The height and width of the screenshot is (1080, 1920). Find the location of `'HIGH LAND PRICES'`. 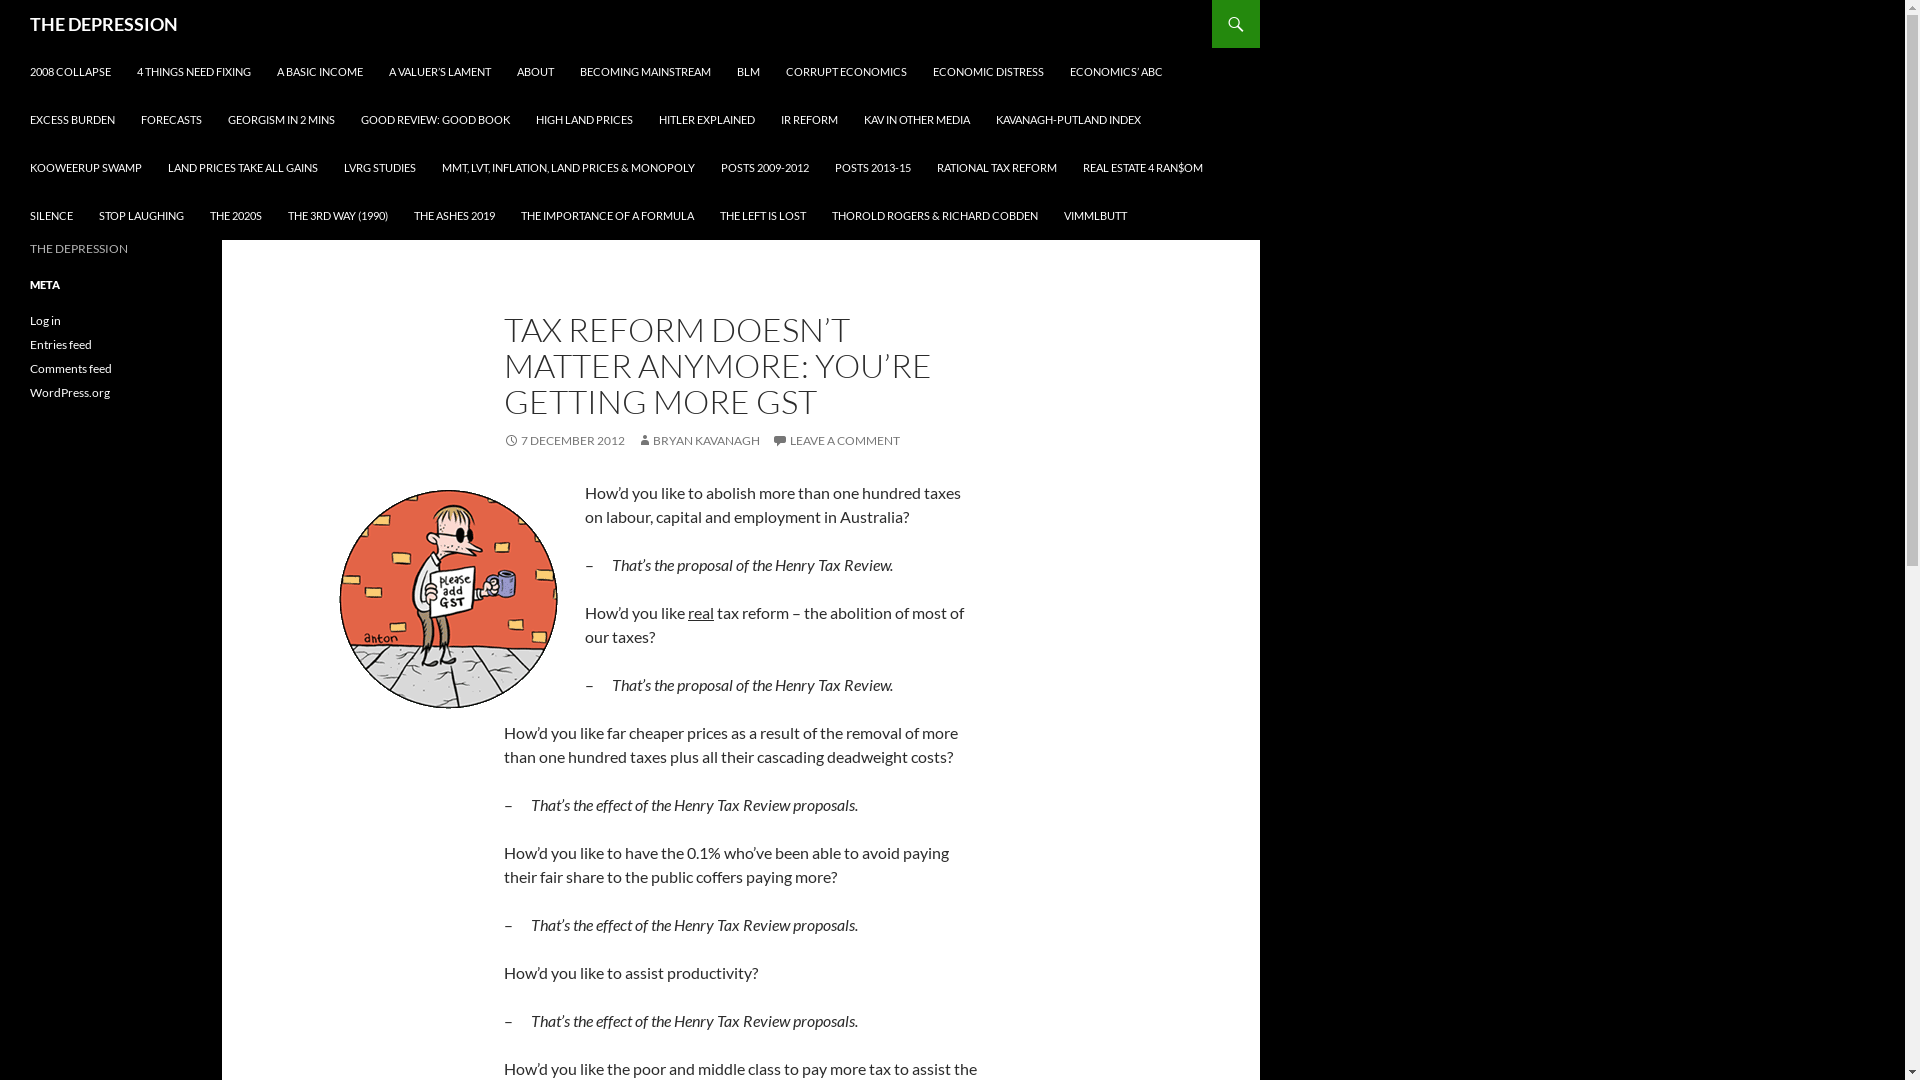

'HIGH LAND PRICES' is located at coordinates (583, 119).